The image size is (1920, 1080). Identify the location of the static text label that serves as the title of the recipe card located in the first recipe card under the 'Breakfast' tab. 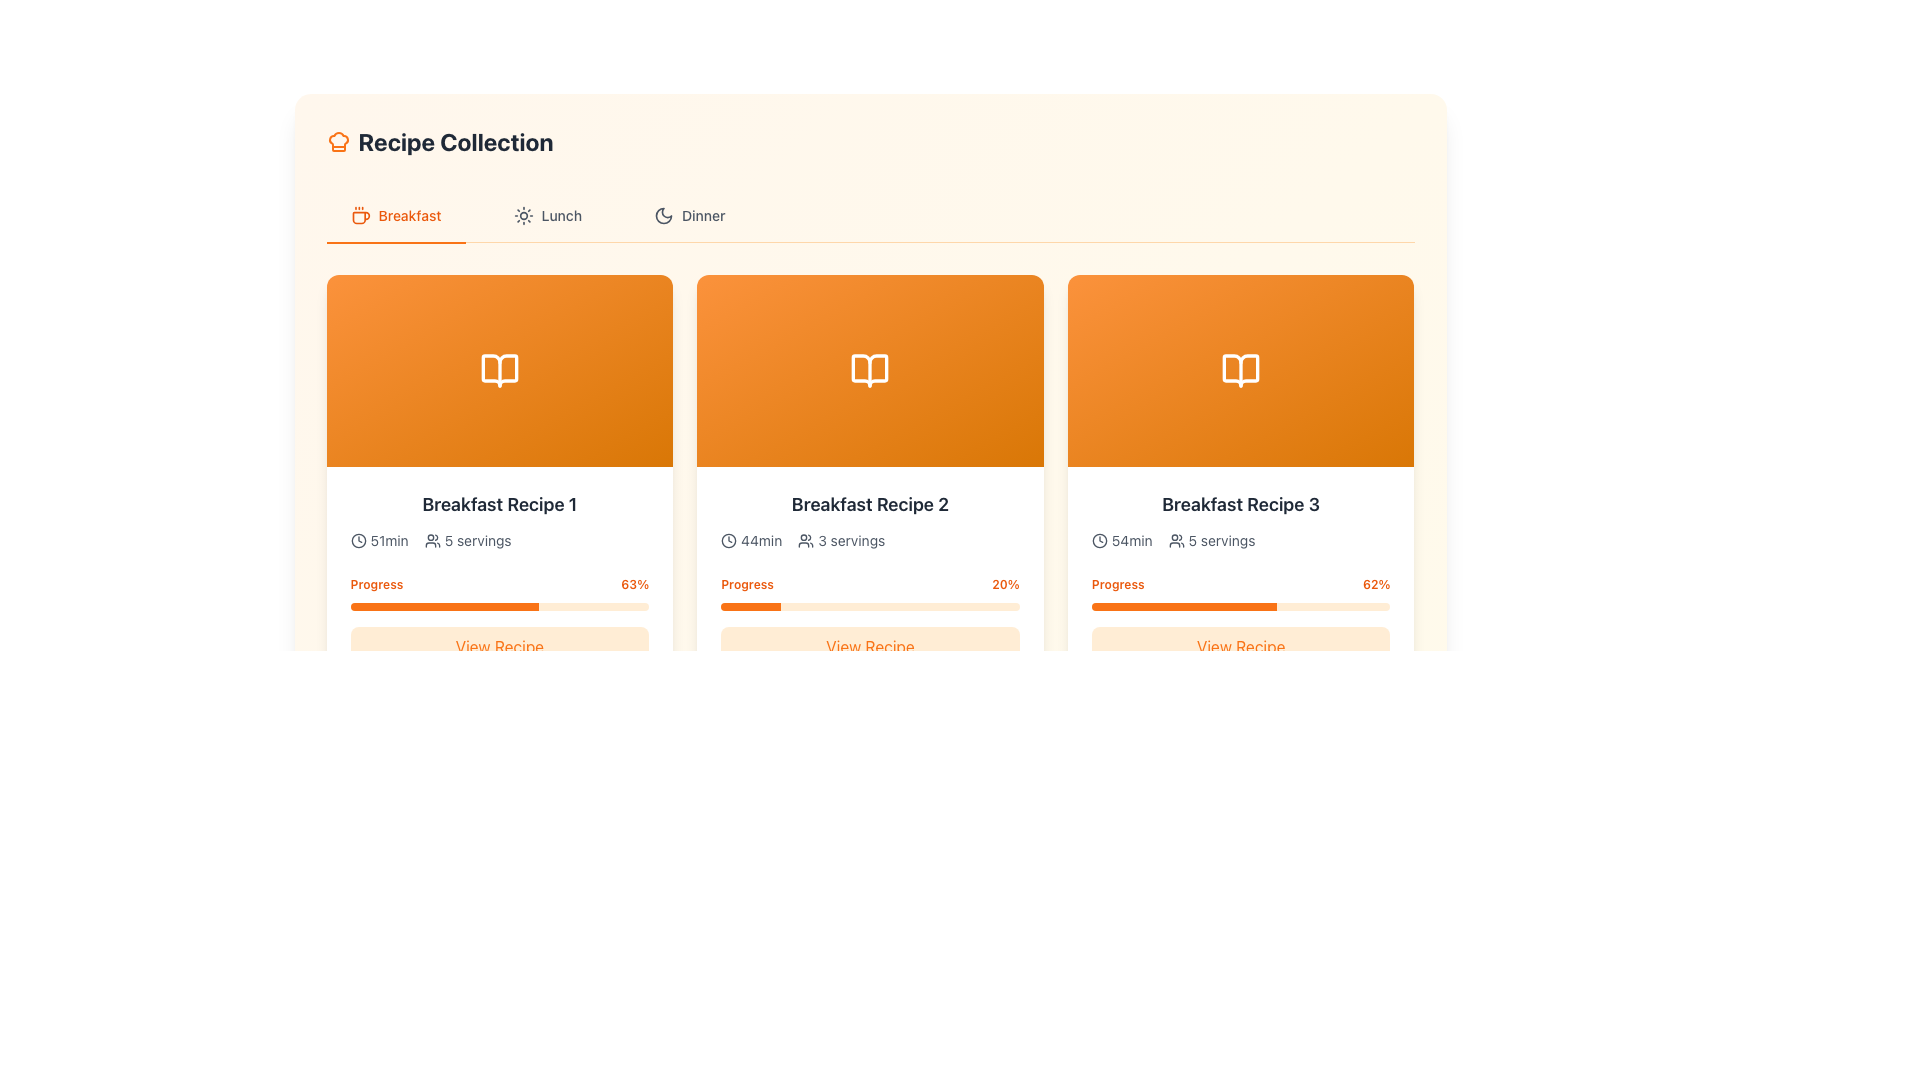
(499, 504).